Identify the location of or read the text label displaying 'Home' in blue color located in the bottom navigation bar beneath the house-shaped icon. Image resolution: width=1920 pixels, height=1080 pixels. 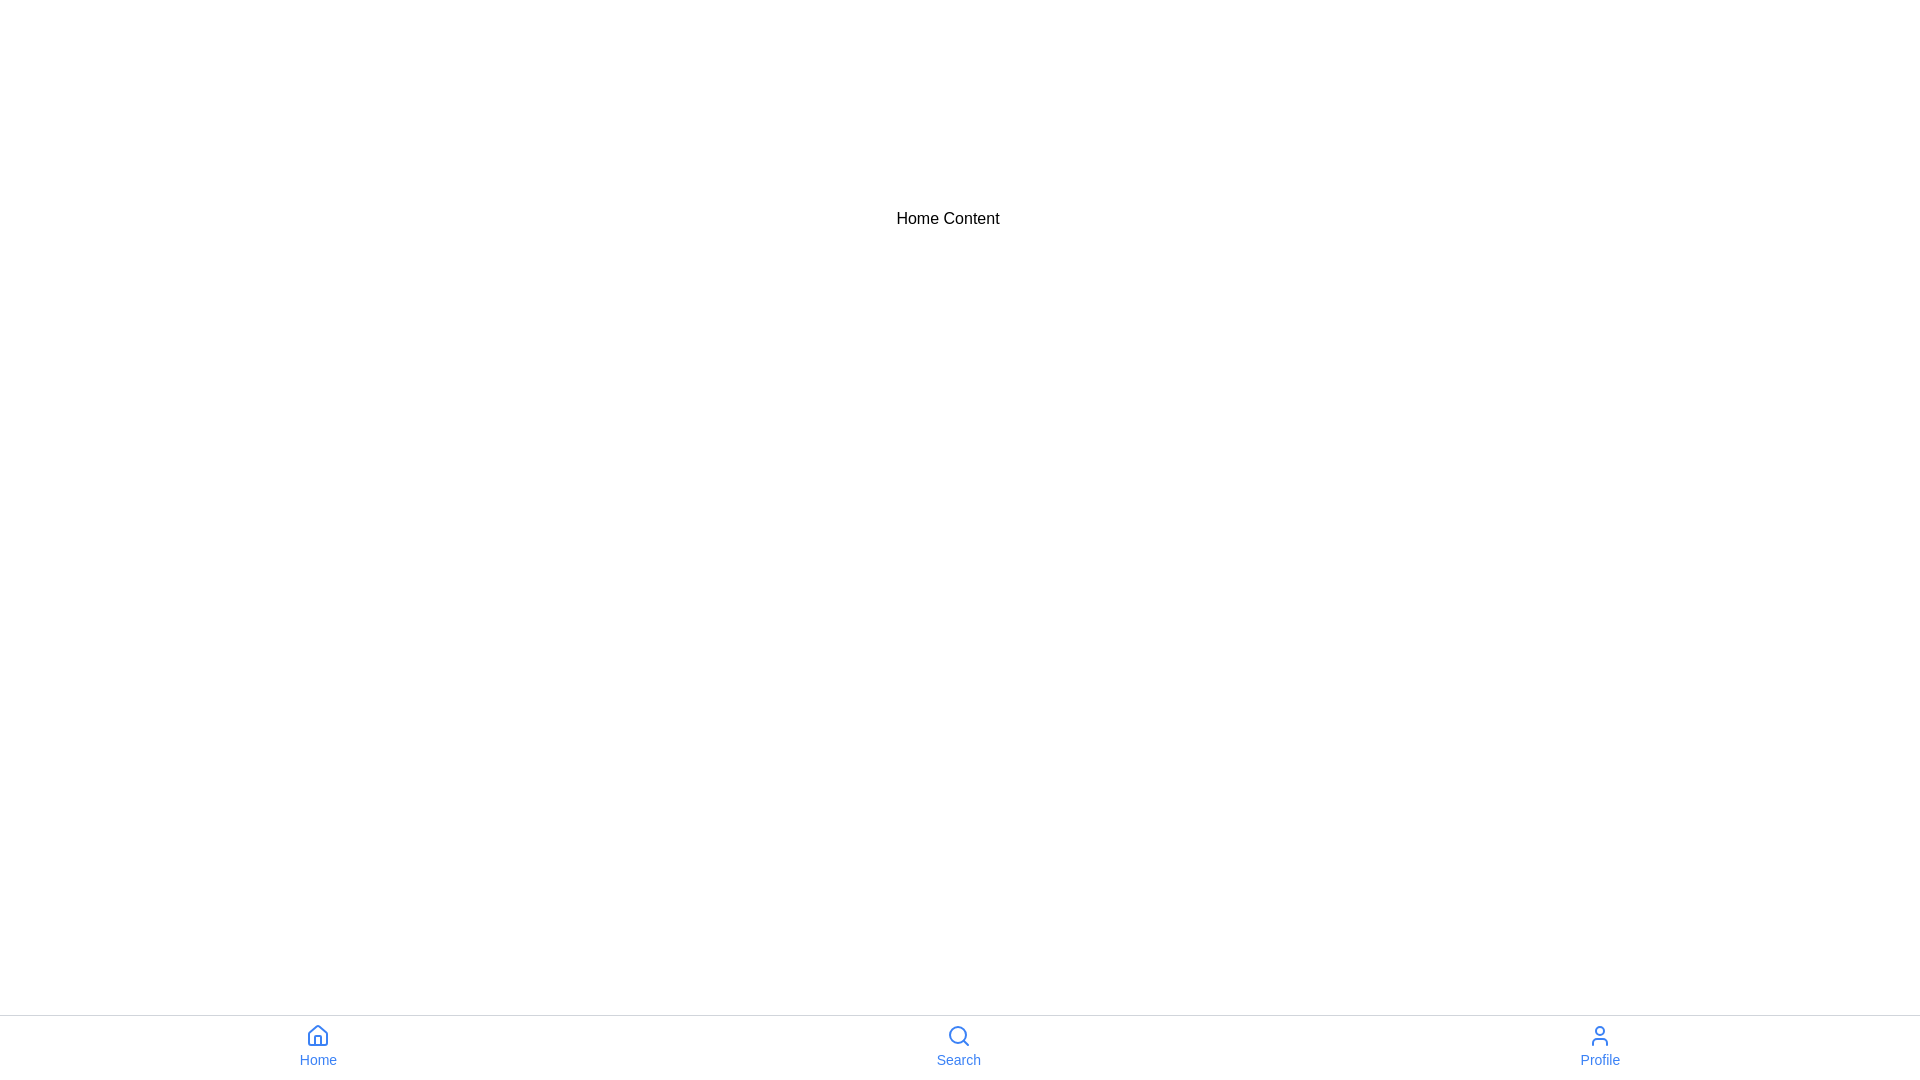
(317, 1059).